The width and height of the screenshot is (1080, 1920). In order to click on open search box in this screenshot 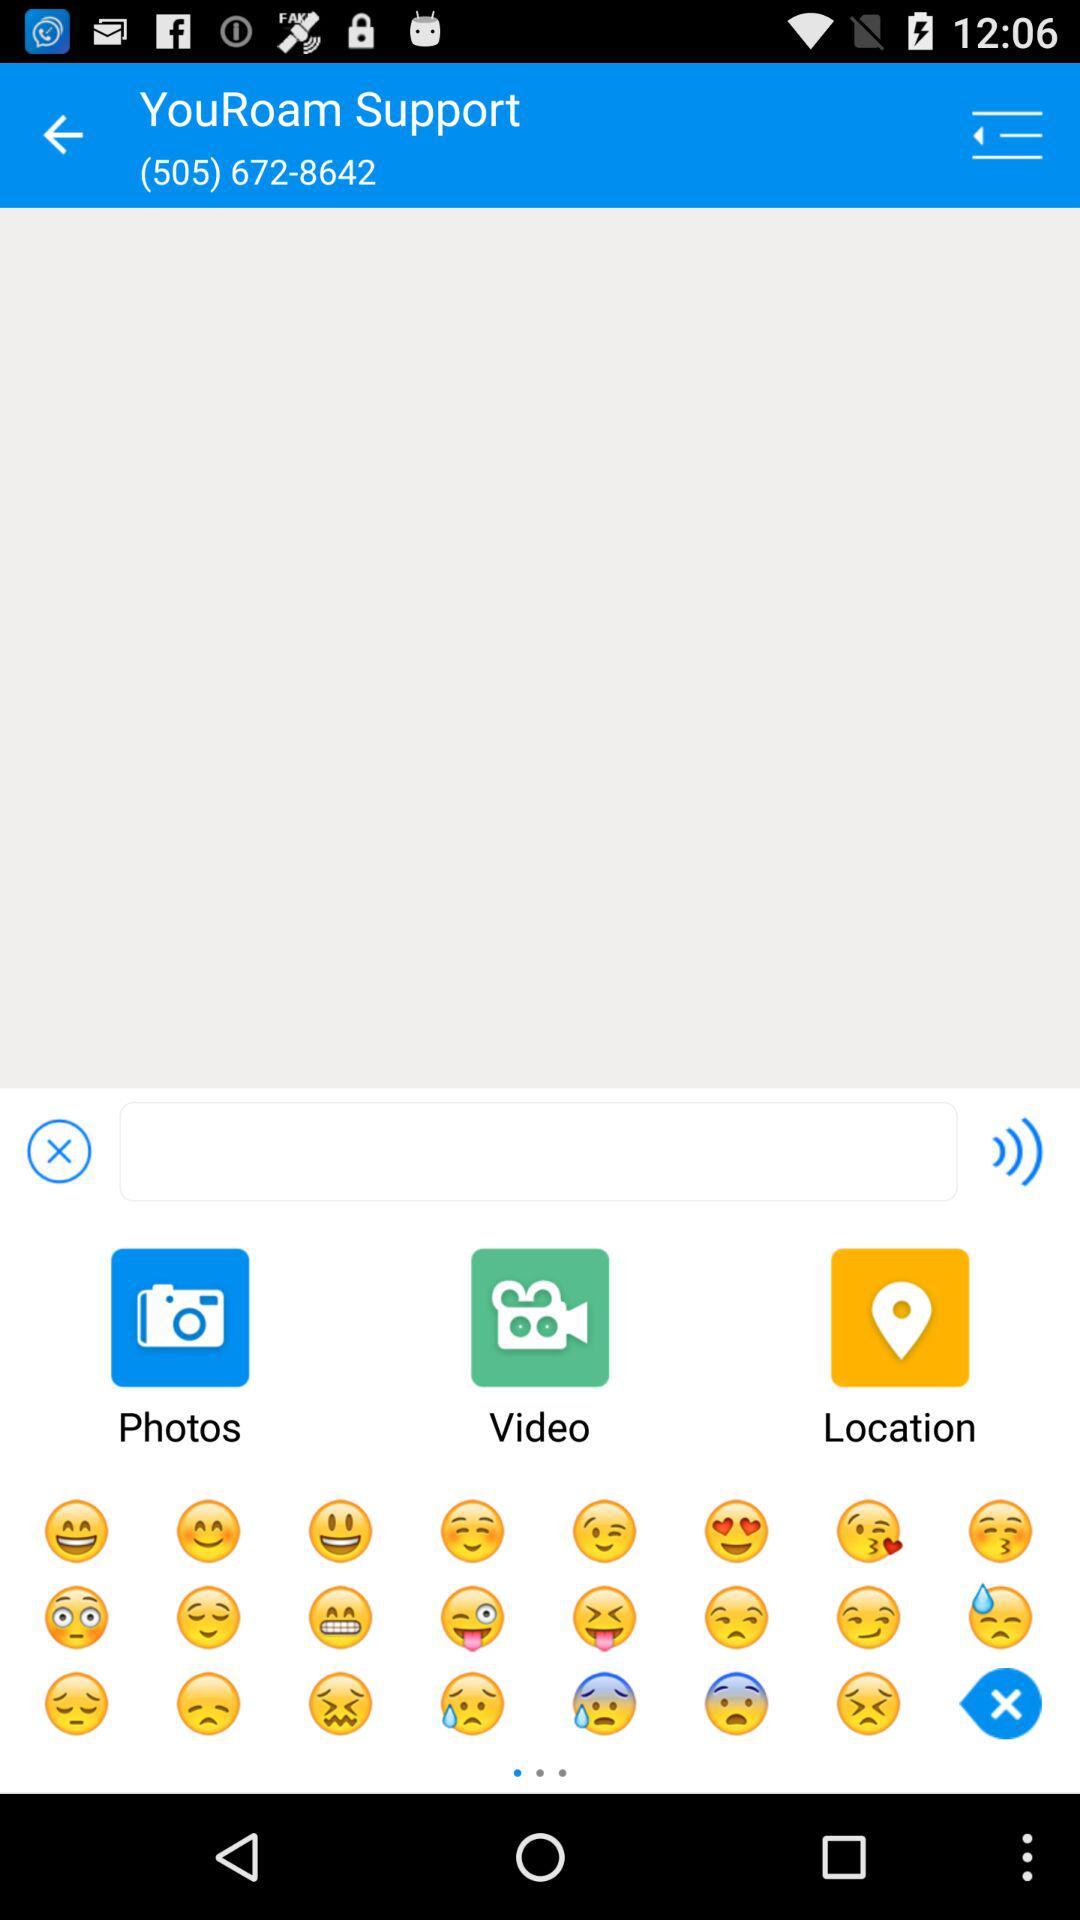, I will do `click(537, 1151)`.